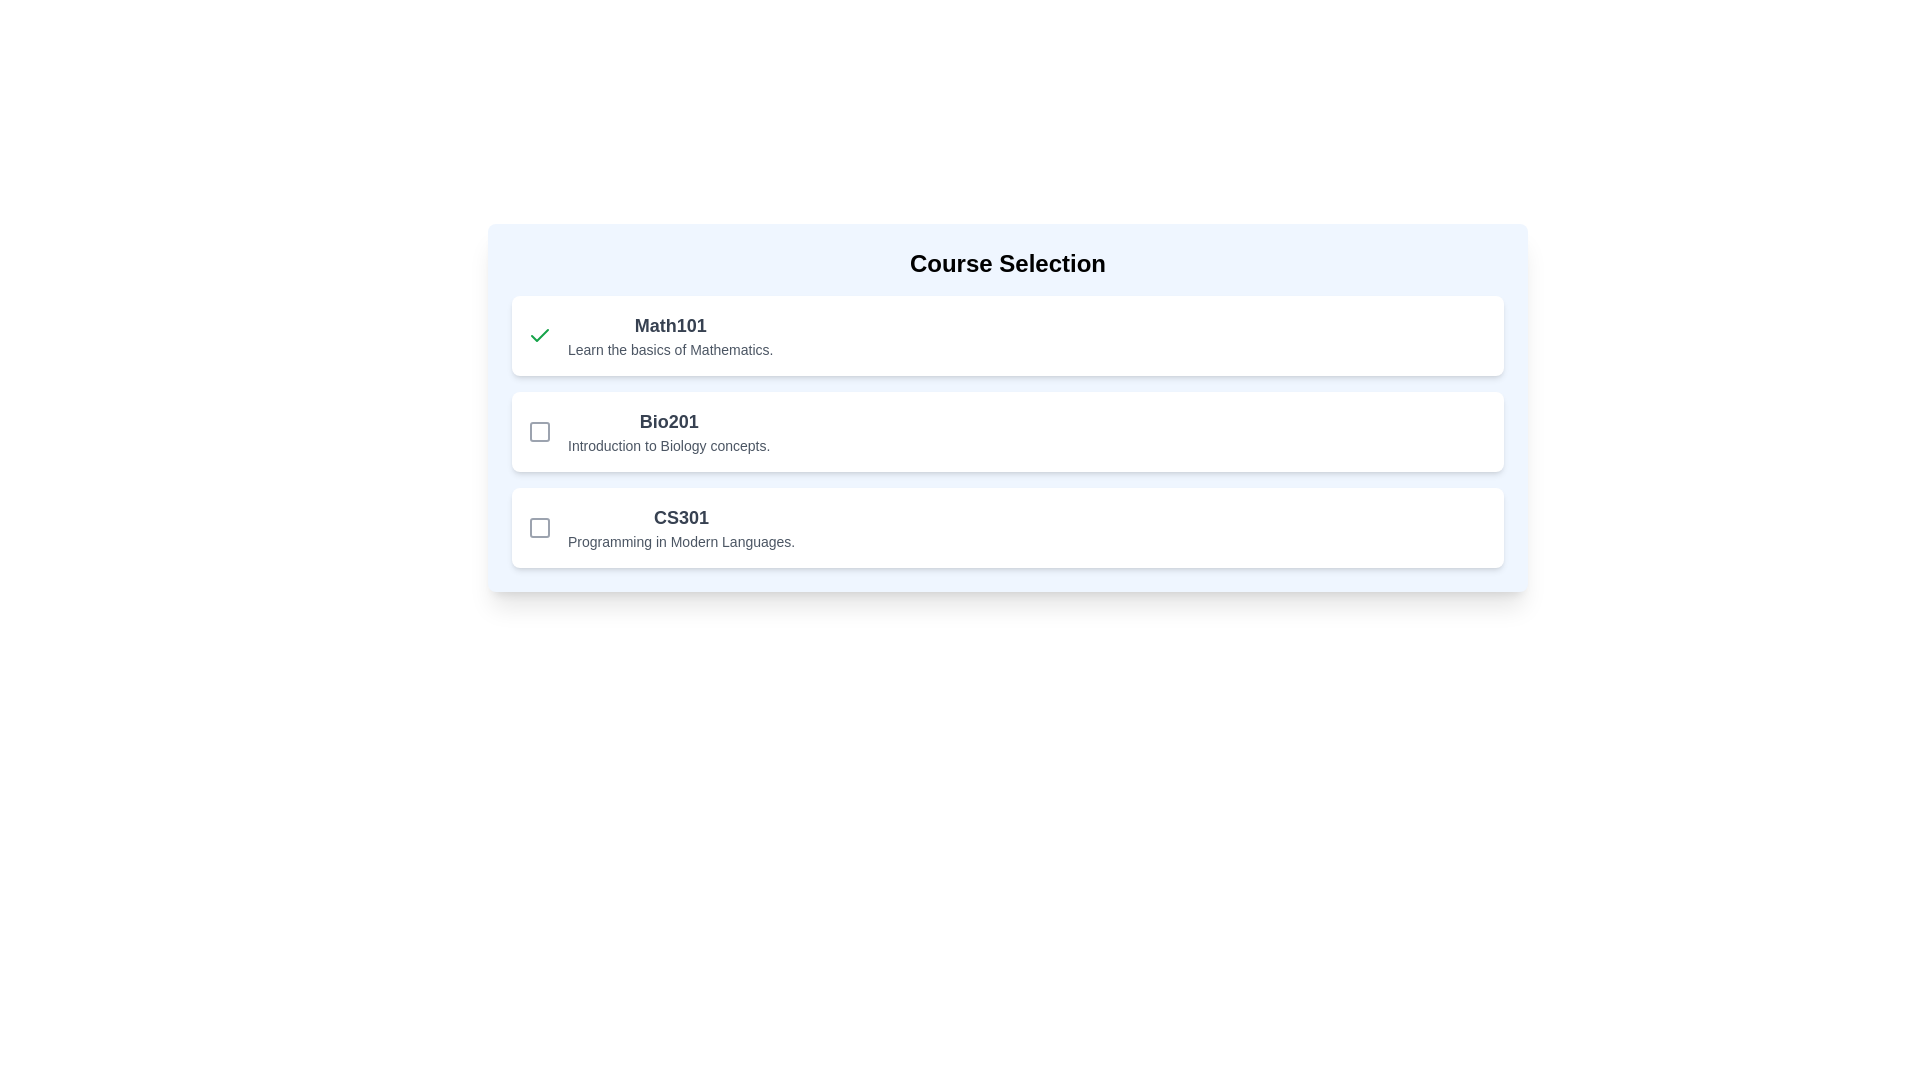 This screenshot has width=1920, height=1080. Describe the element at coordinates (670, 325) in the screenshot. I see `the text 'Math101', which is a bold, larger, dark gray heading located at the top-left side of the course options list, above 'Learn the basics of Mathematics.'` at that location.